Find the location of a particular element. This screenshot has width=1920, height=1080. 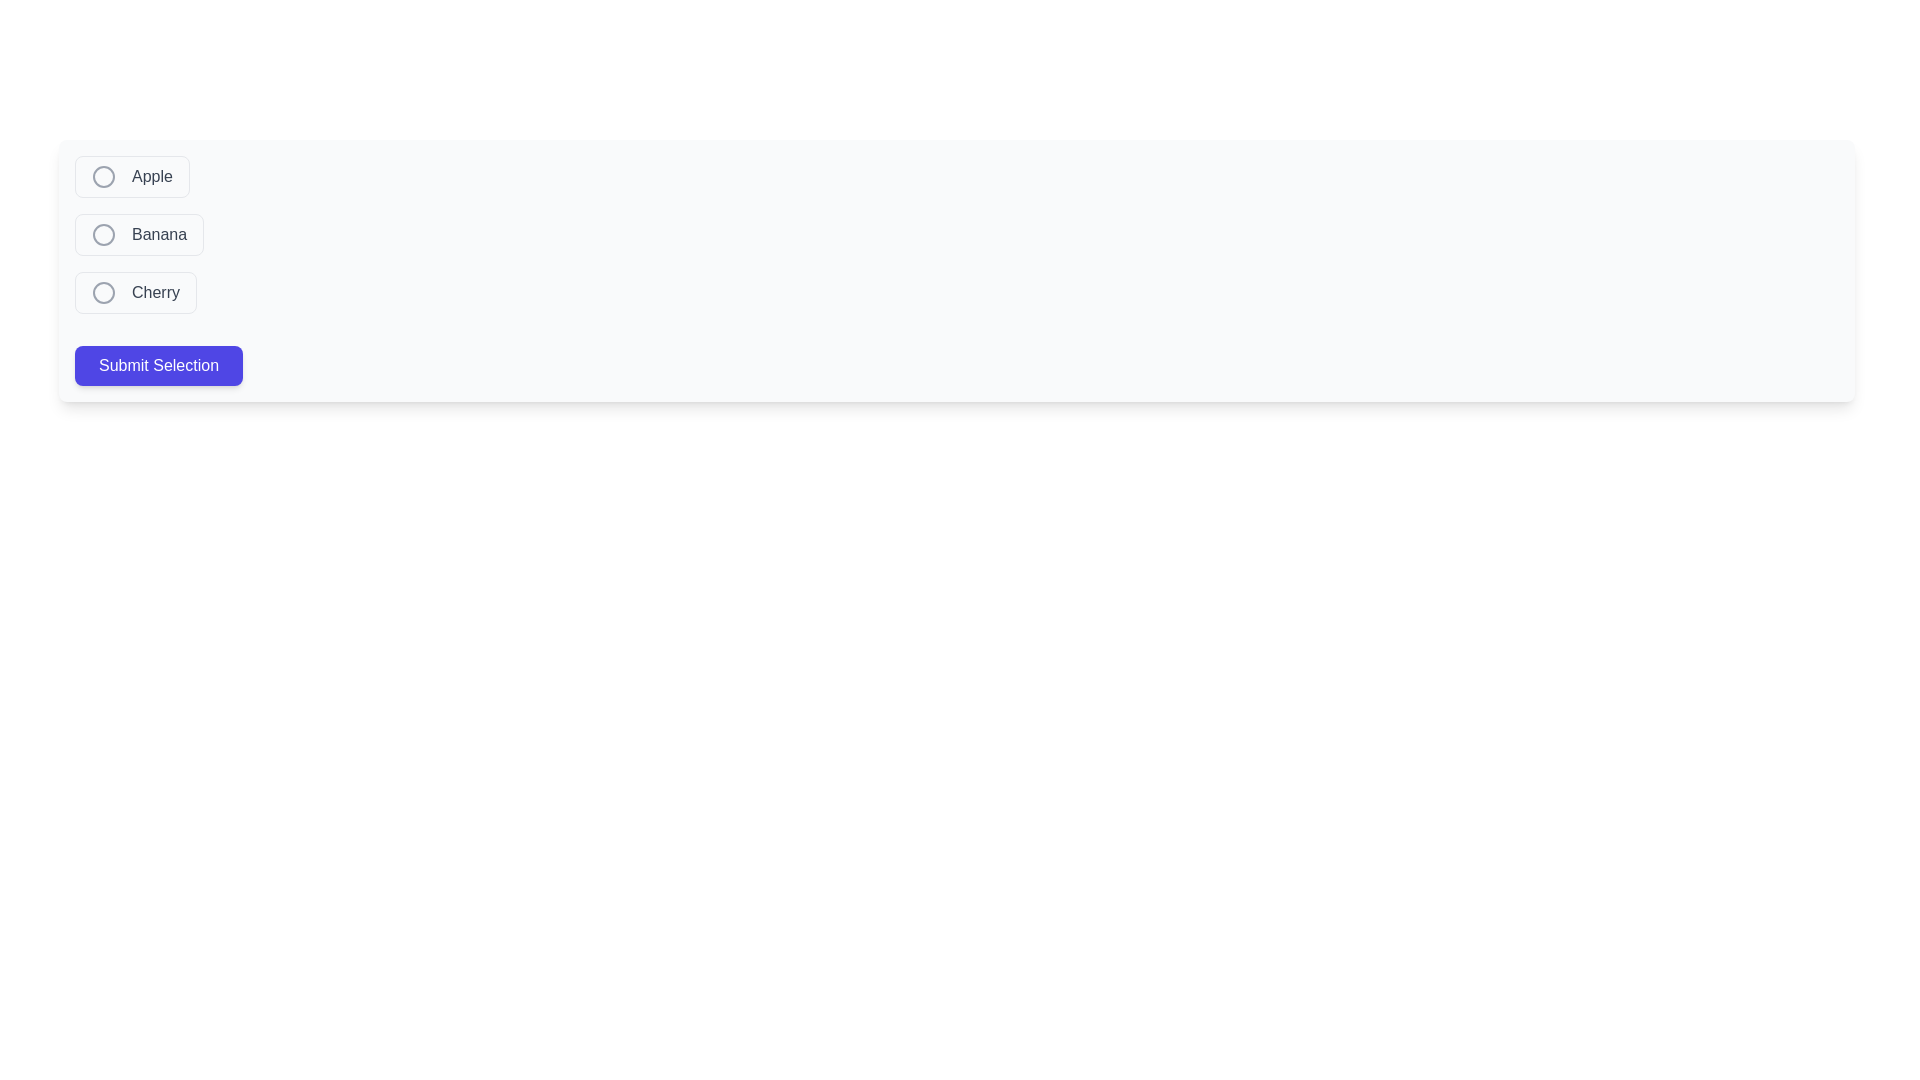

the circular icon for selection indication, which has a gray outline and is located to the left of the text 'Apple' is located at coordinates (103, 176).